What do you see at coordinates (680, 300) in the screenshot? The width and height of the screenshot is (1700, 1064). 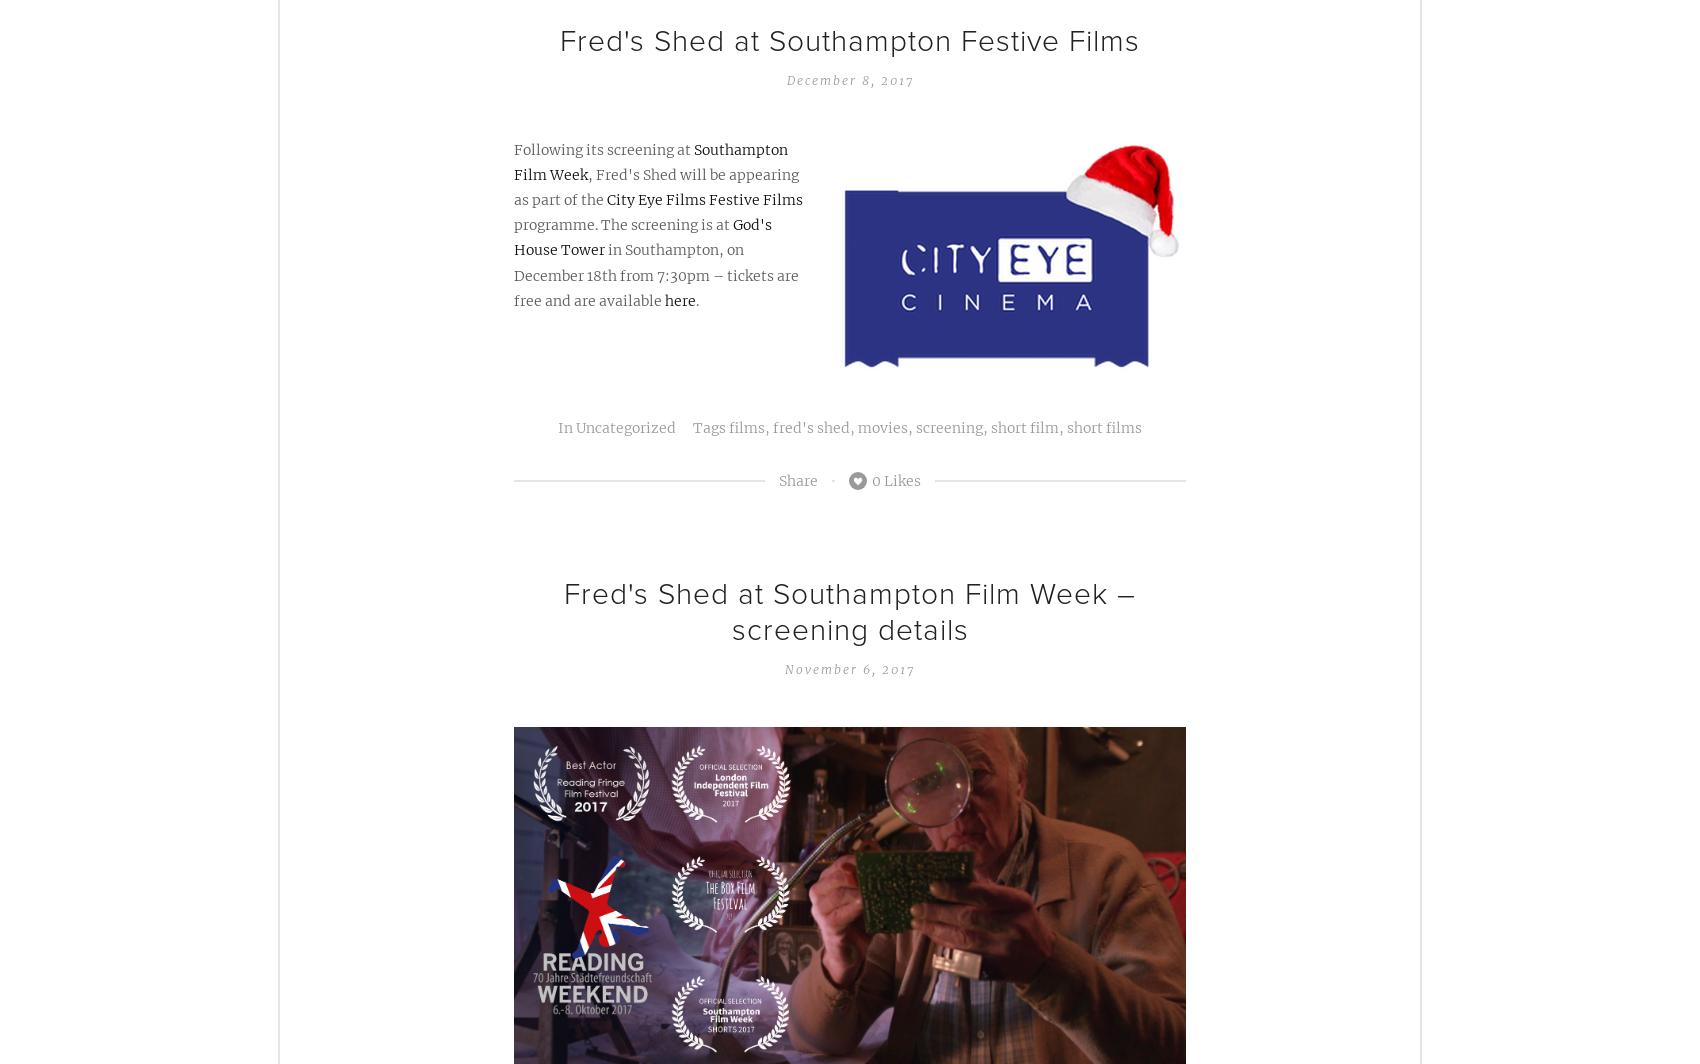 I see `'here'` at bounding box center [680, 300].